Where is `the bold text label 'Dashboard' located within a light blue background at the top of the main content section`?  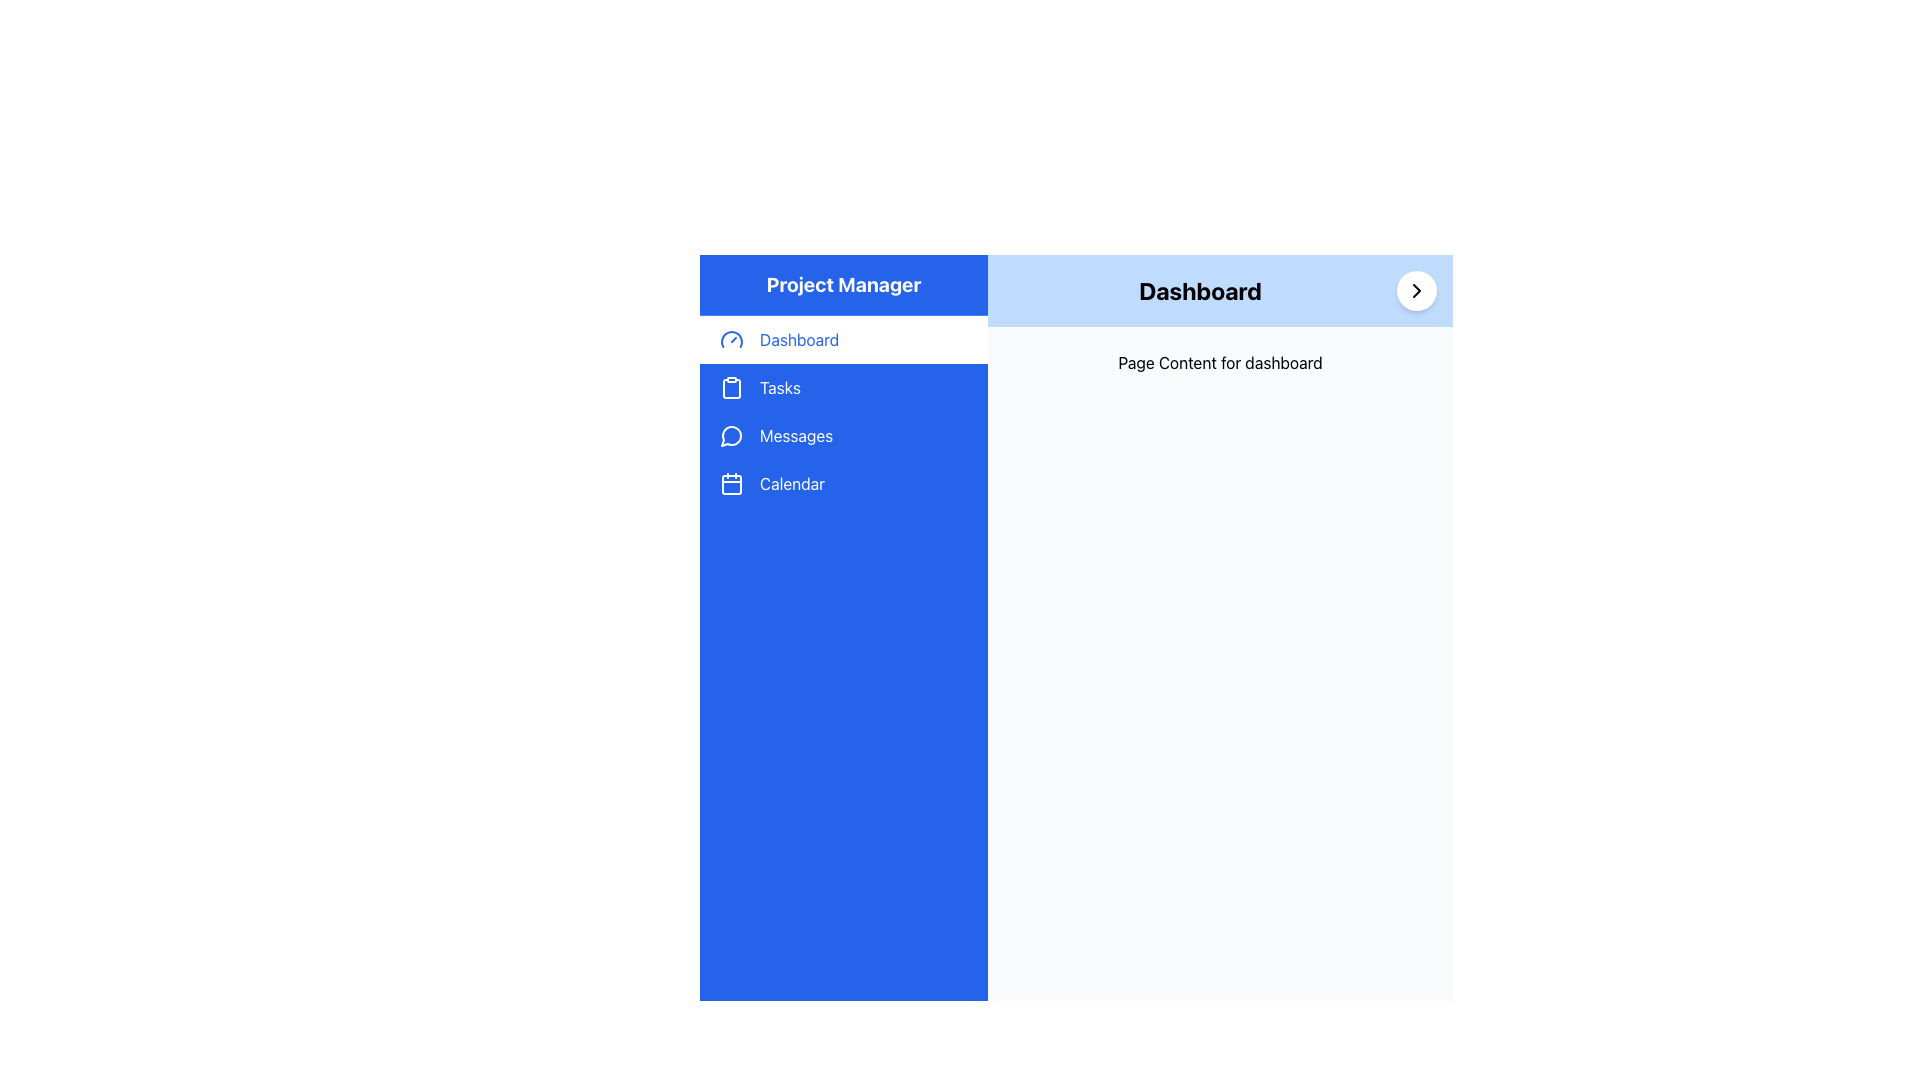 the bold text label 'Dashboard' located within a light blue background at the top of the main content section is located at coordinates (1200, 290).